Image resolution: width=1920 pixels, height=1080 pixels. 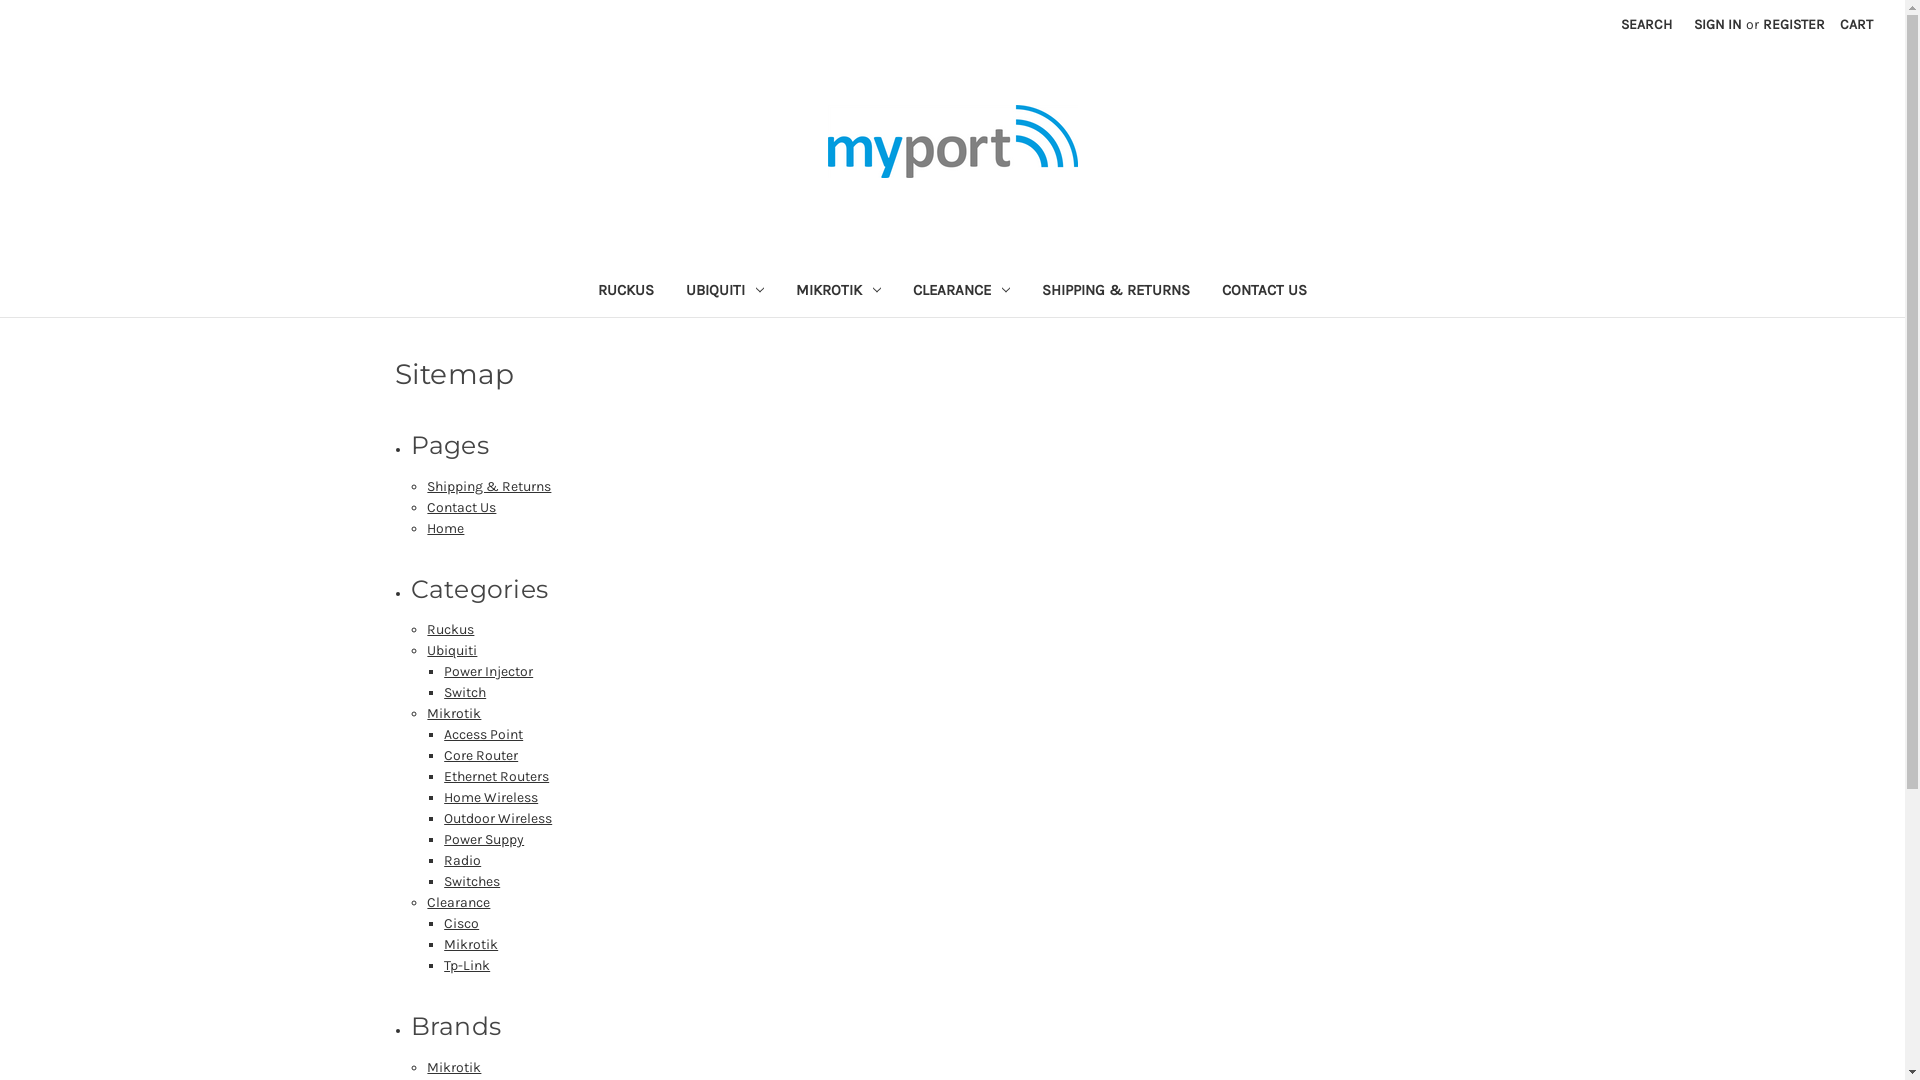 What do you see at coordinates (498, 818) in the screenshot?
I see `'Outdoor Wireless'` at bounding box center [498, 818].